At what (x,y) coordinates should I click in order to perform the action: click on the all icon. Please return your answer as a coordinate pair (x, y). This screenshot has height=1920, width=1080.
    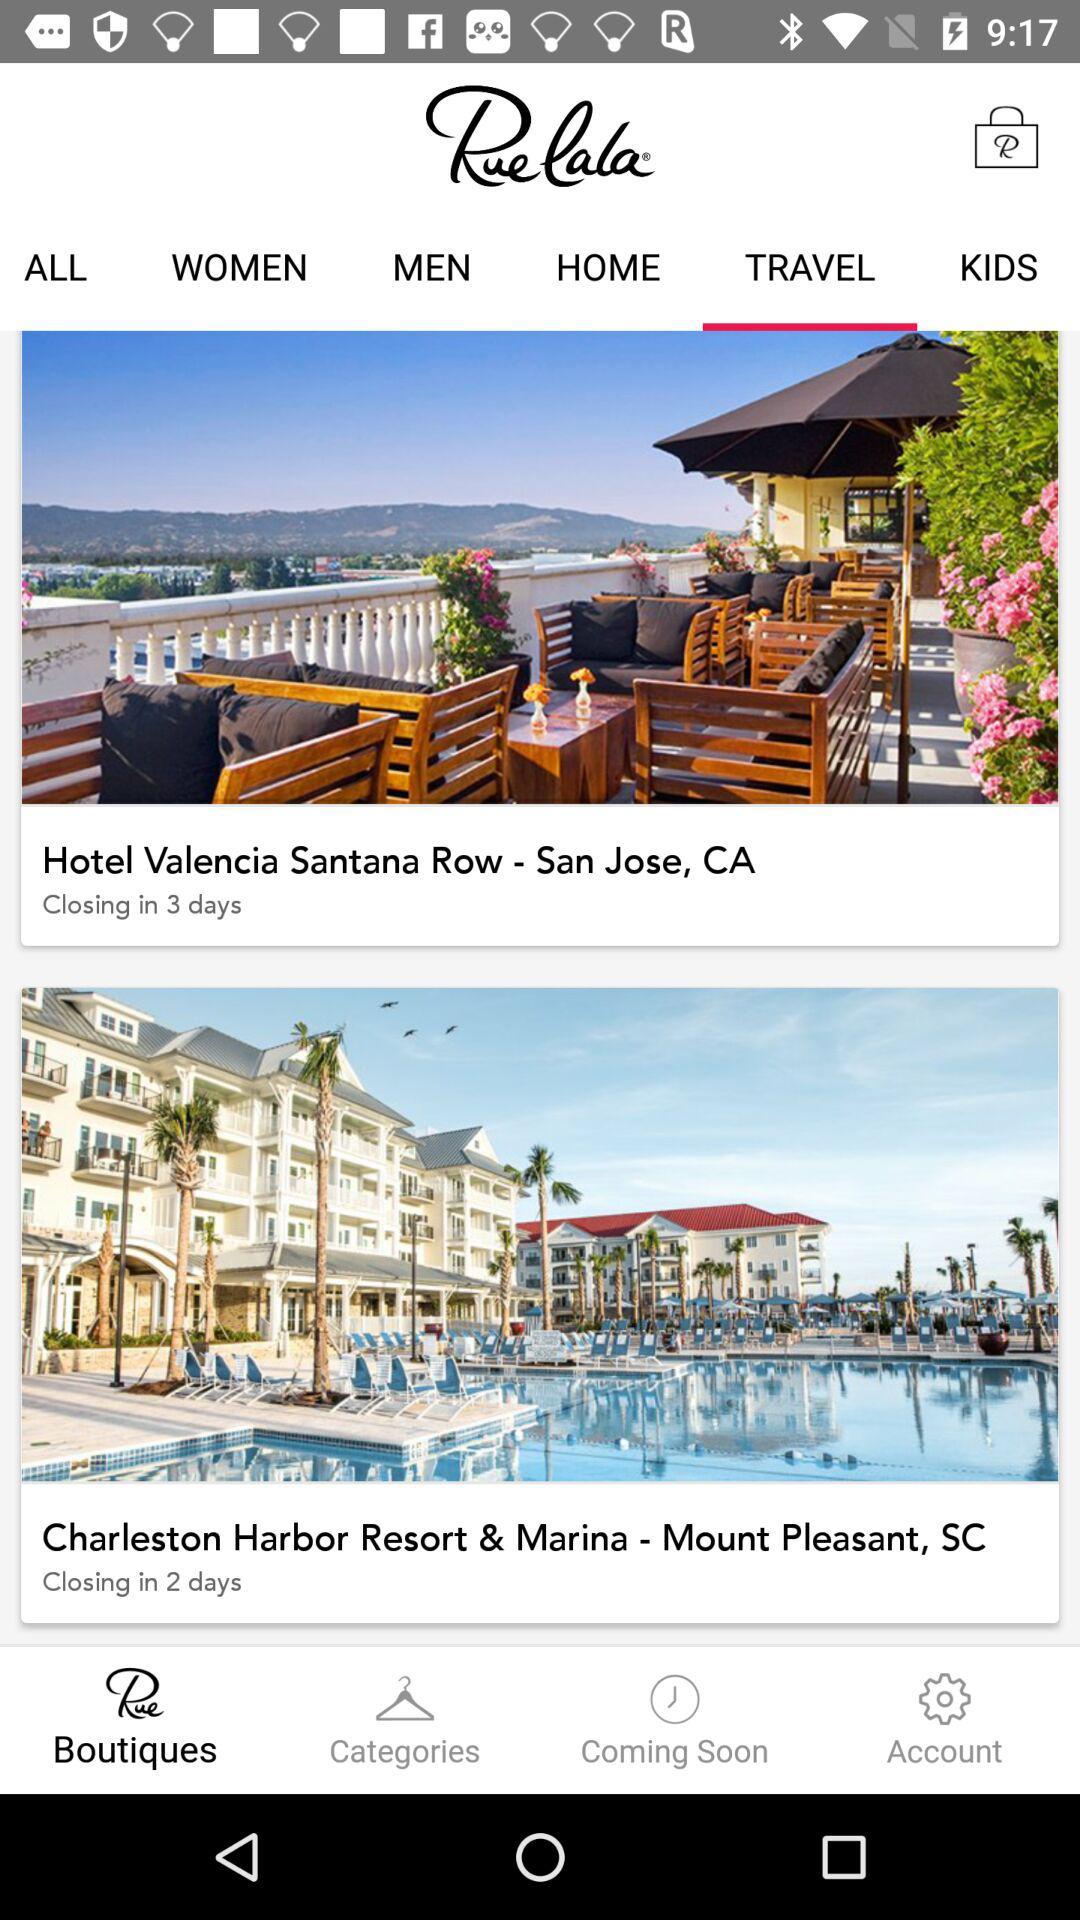
    Looking at the image, I should click on (63, 269).